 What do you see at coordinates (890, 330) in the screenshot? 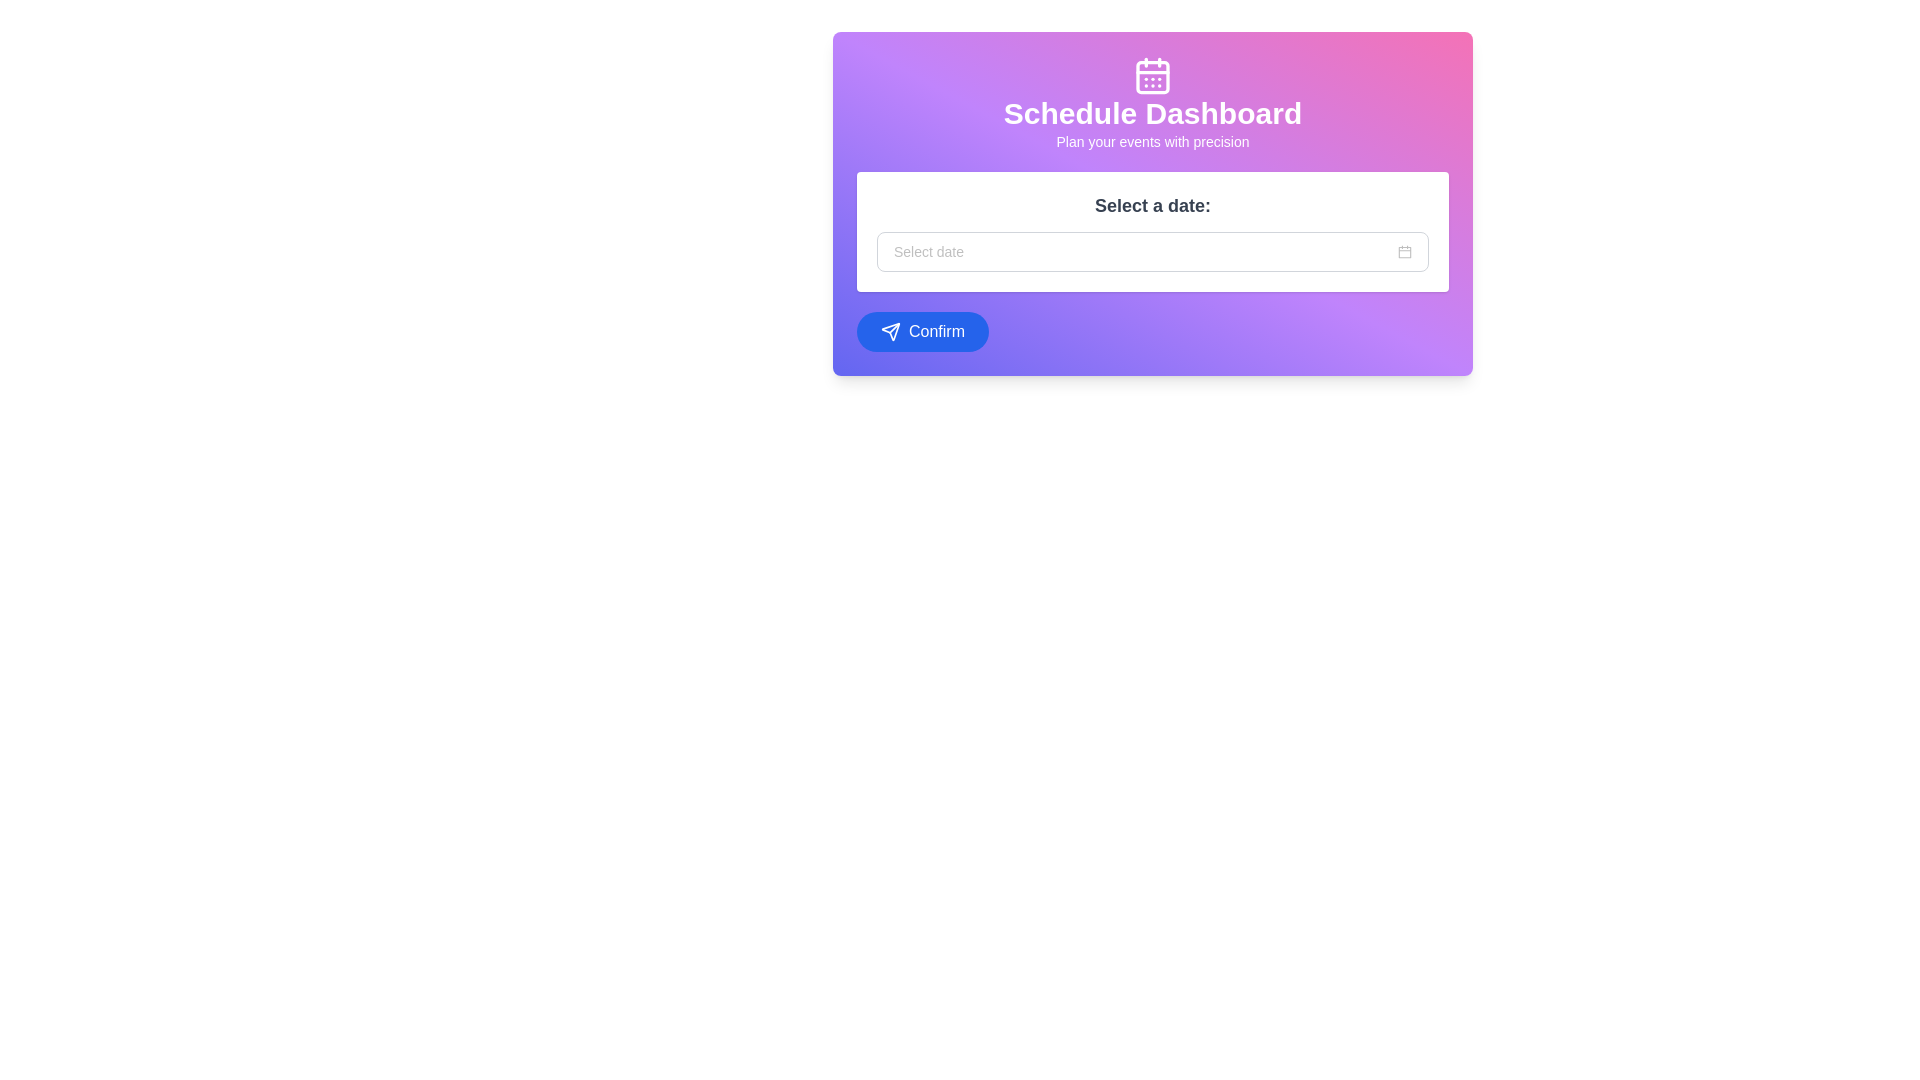
I see `the paper plane icon, which is styled with a blue stroke and located at the center of the 'Confirm' button at the bottom-left of the card` at bounding box center [890, 330].